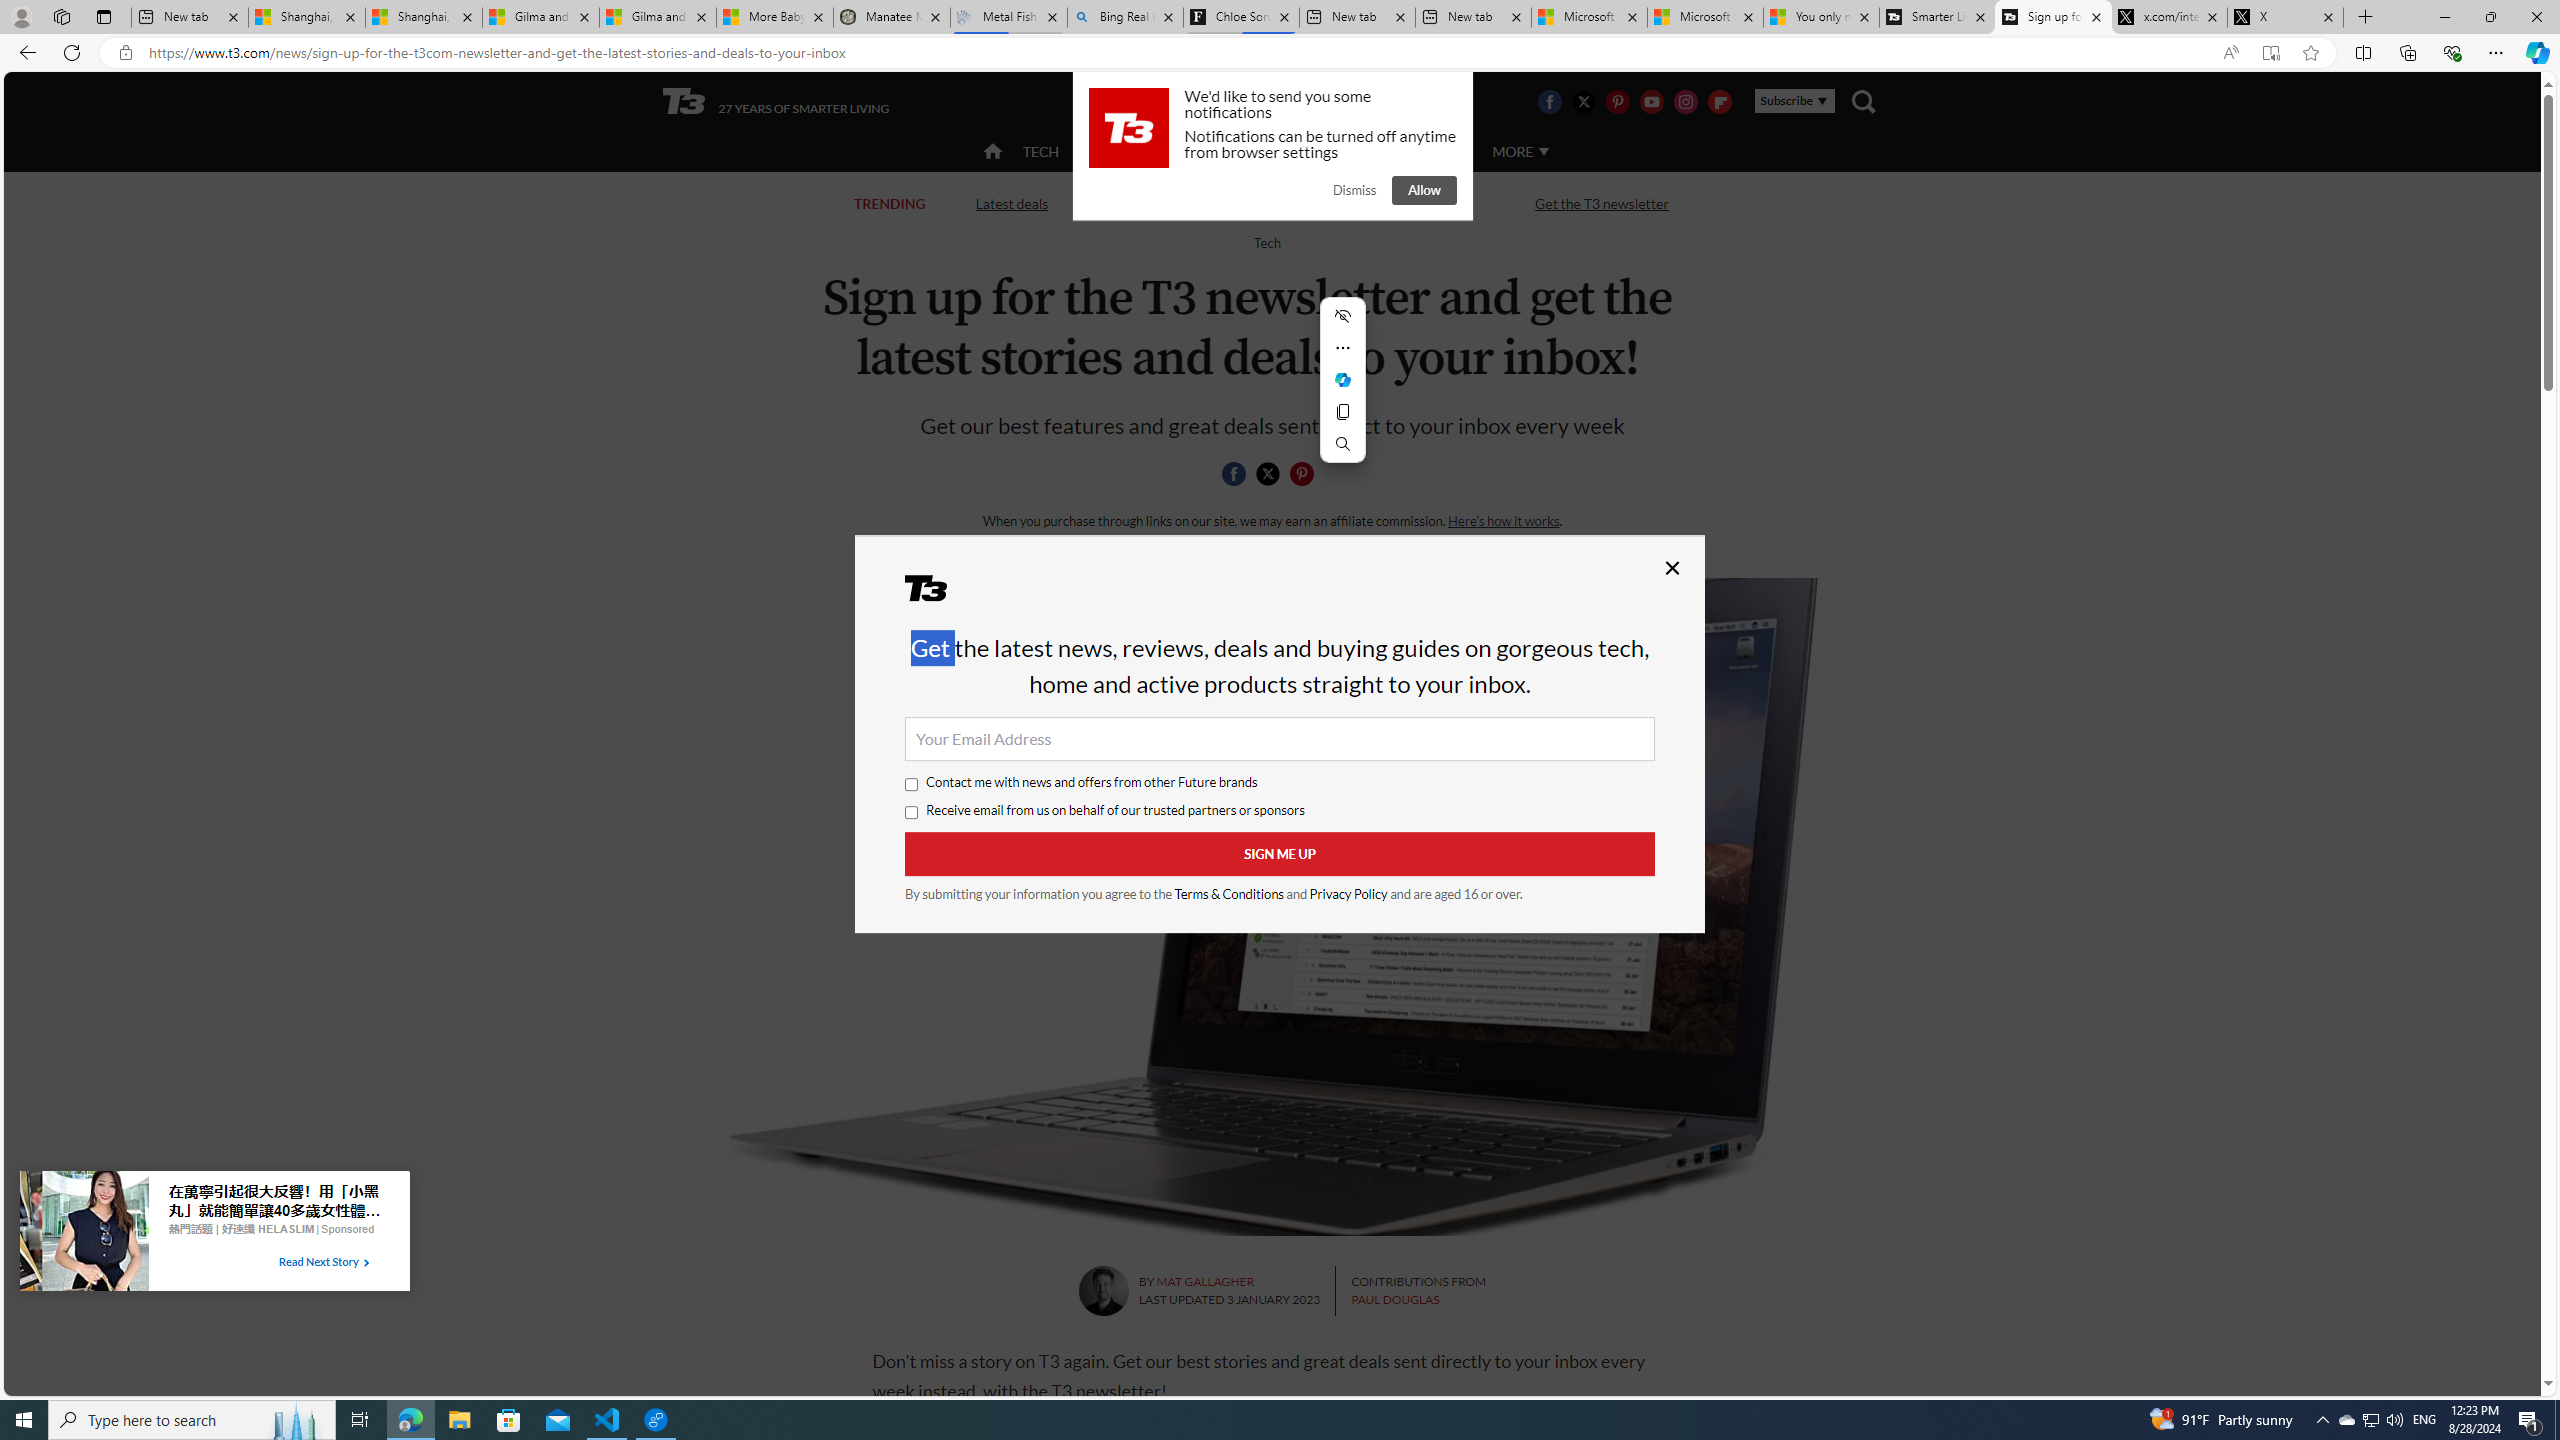  What do you see at coordinates (1300, 474) in the screenshot?
I see `'Class: icon-svg'` at bounding box center [1300, 474].